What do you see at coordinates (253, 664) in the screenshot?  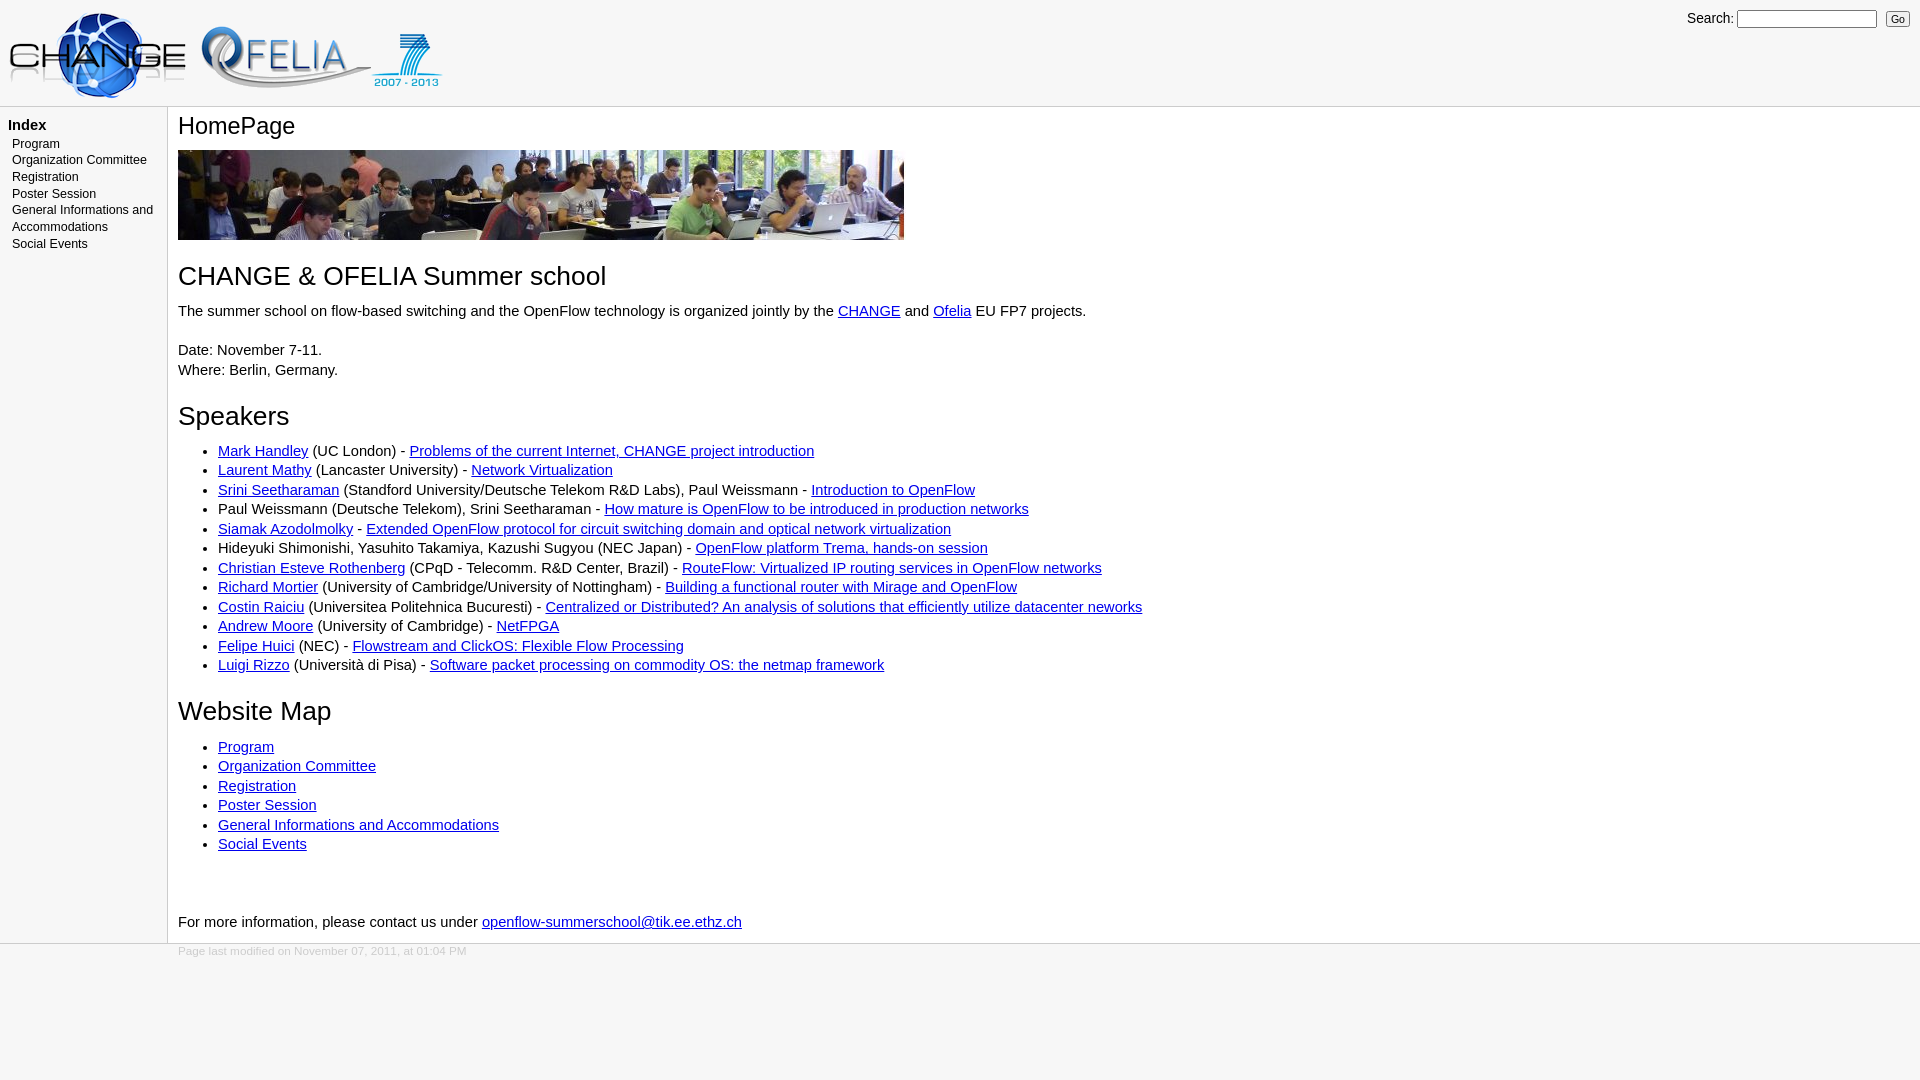 I see `'Luigi Rizzo'` at bounding box center [253, 664].